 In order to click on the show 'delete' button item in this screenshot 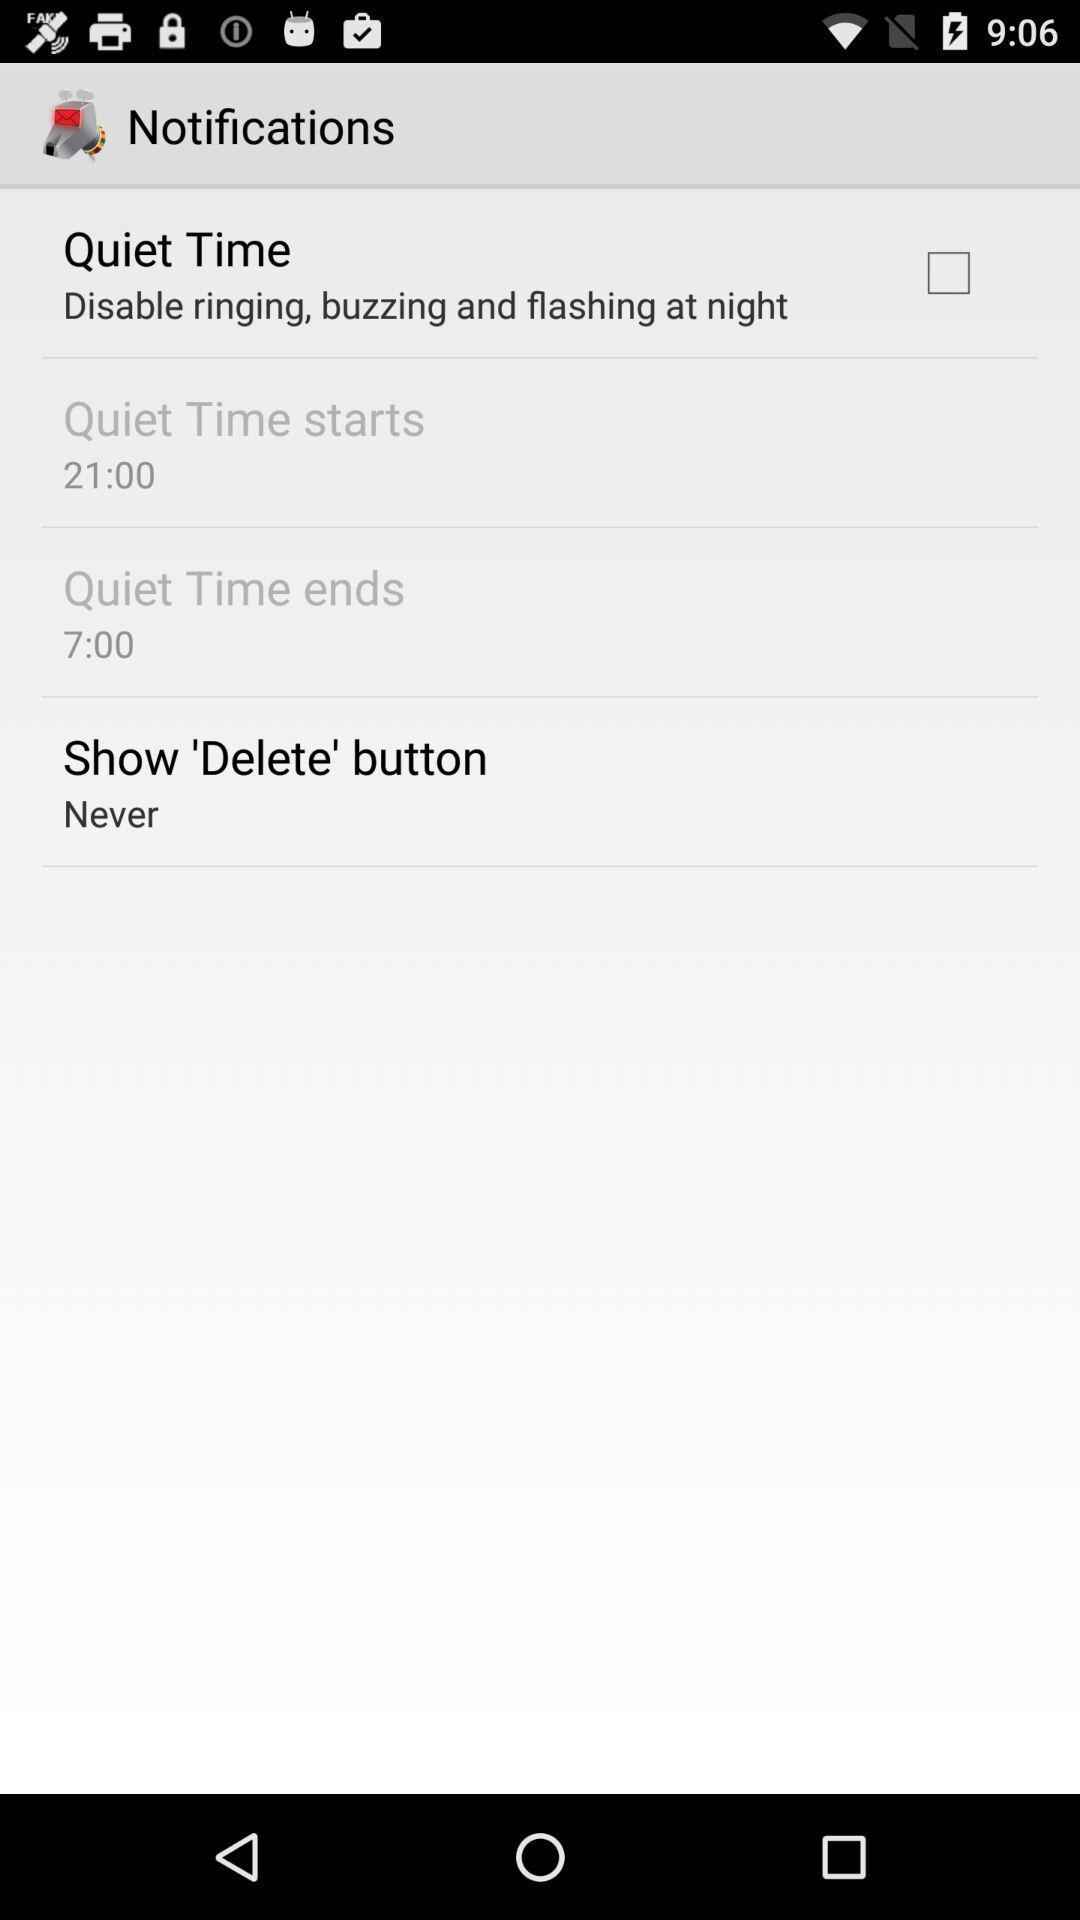, I will do `click(275, 755)`.